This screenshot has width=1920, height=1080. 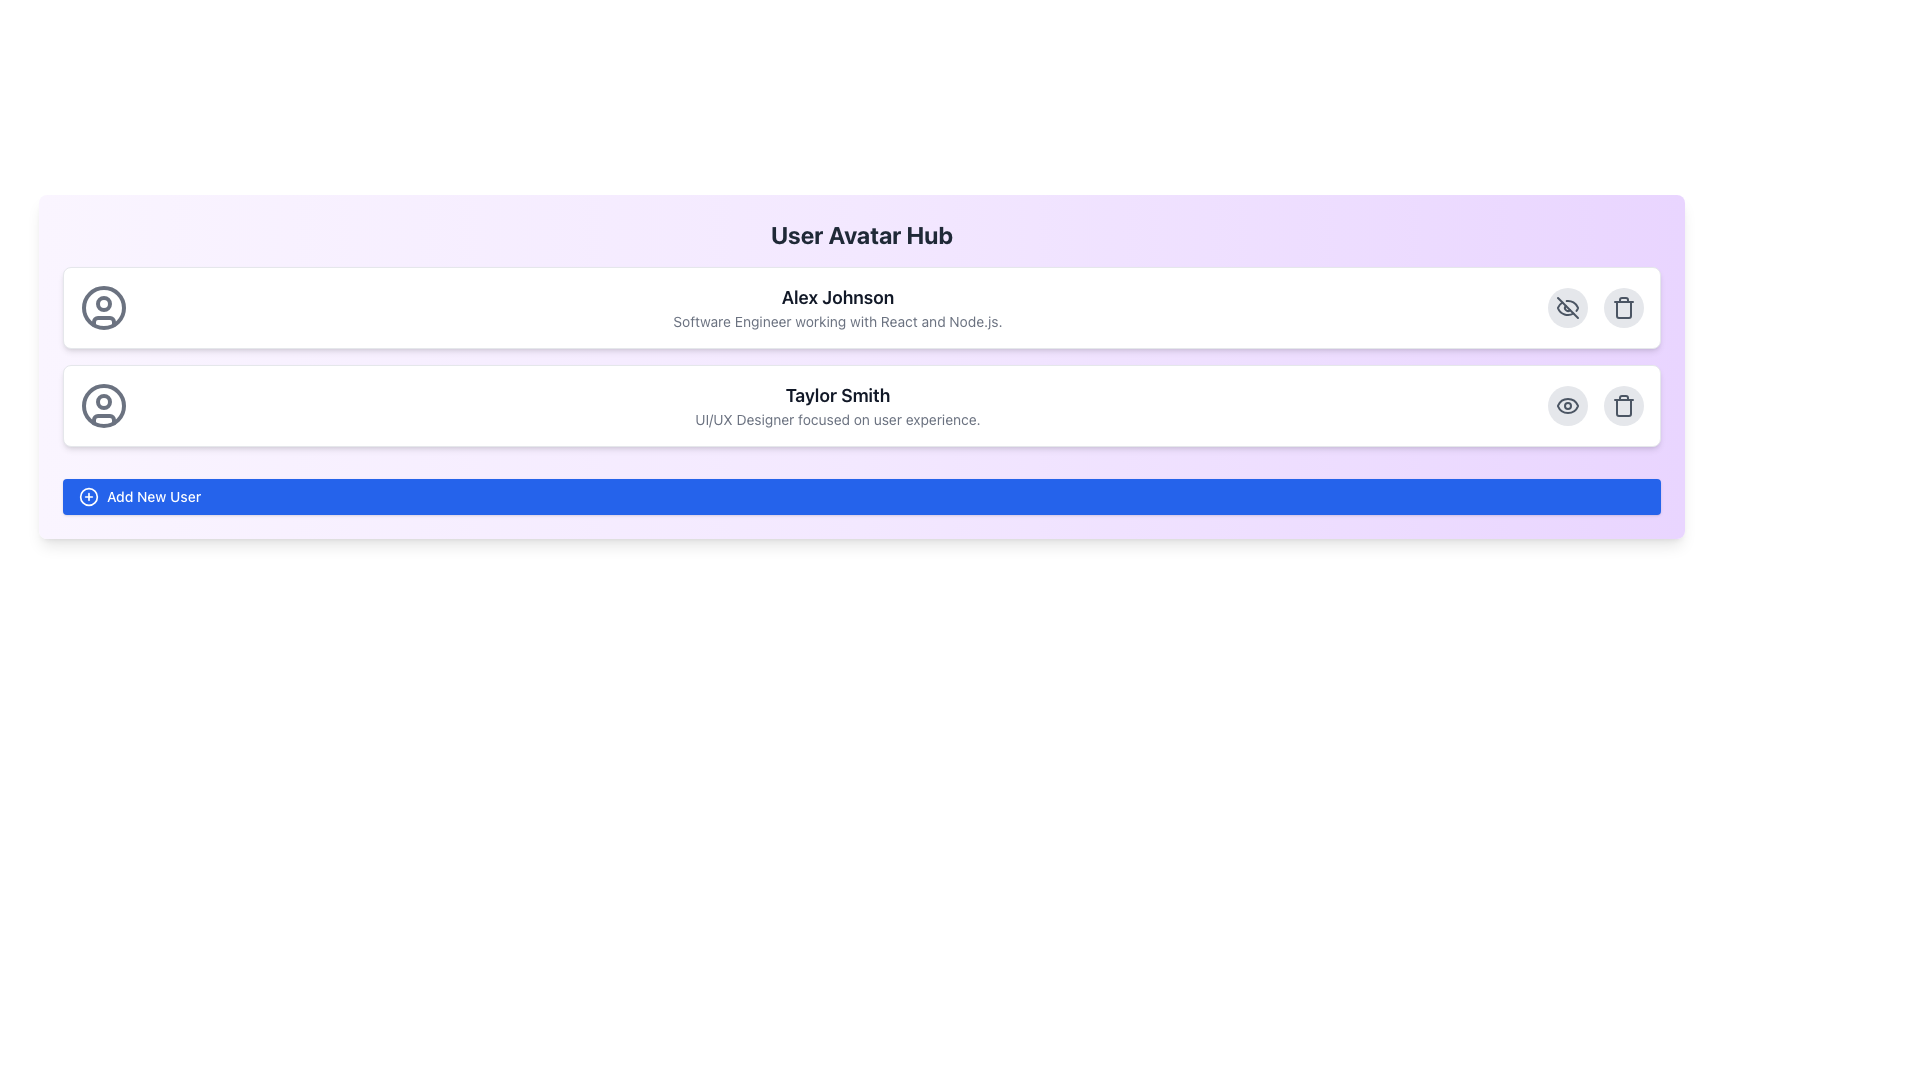 What do you see at coordinates (1567, 308) in the screenshot?
I see `the circular visibility toggle button with a crossed-out eye icon located at the far-right of the user panel displaying Alex Johnson's name and title` at bounding box center [1567, 308].